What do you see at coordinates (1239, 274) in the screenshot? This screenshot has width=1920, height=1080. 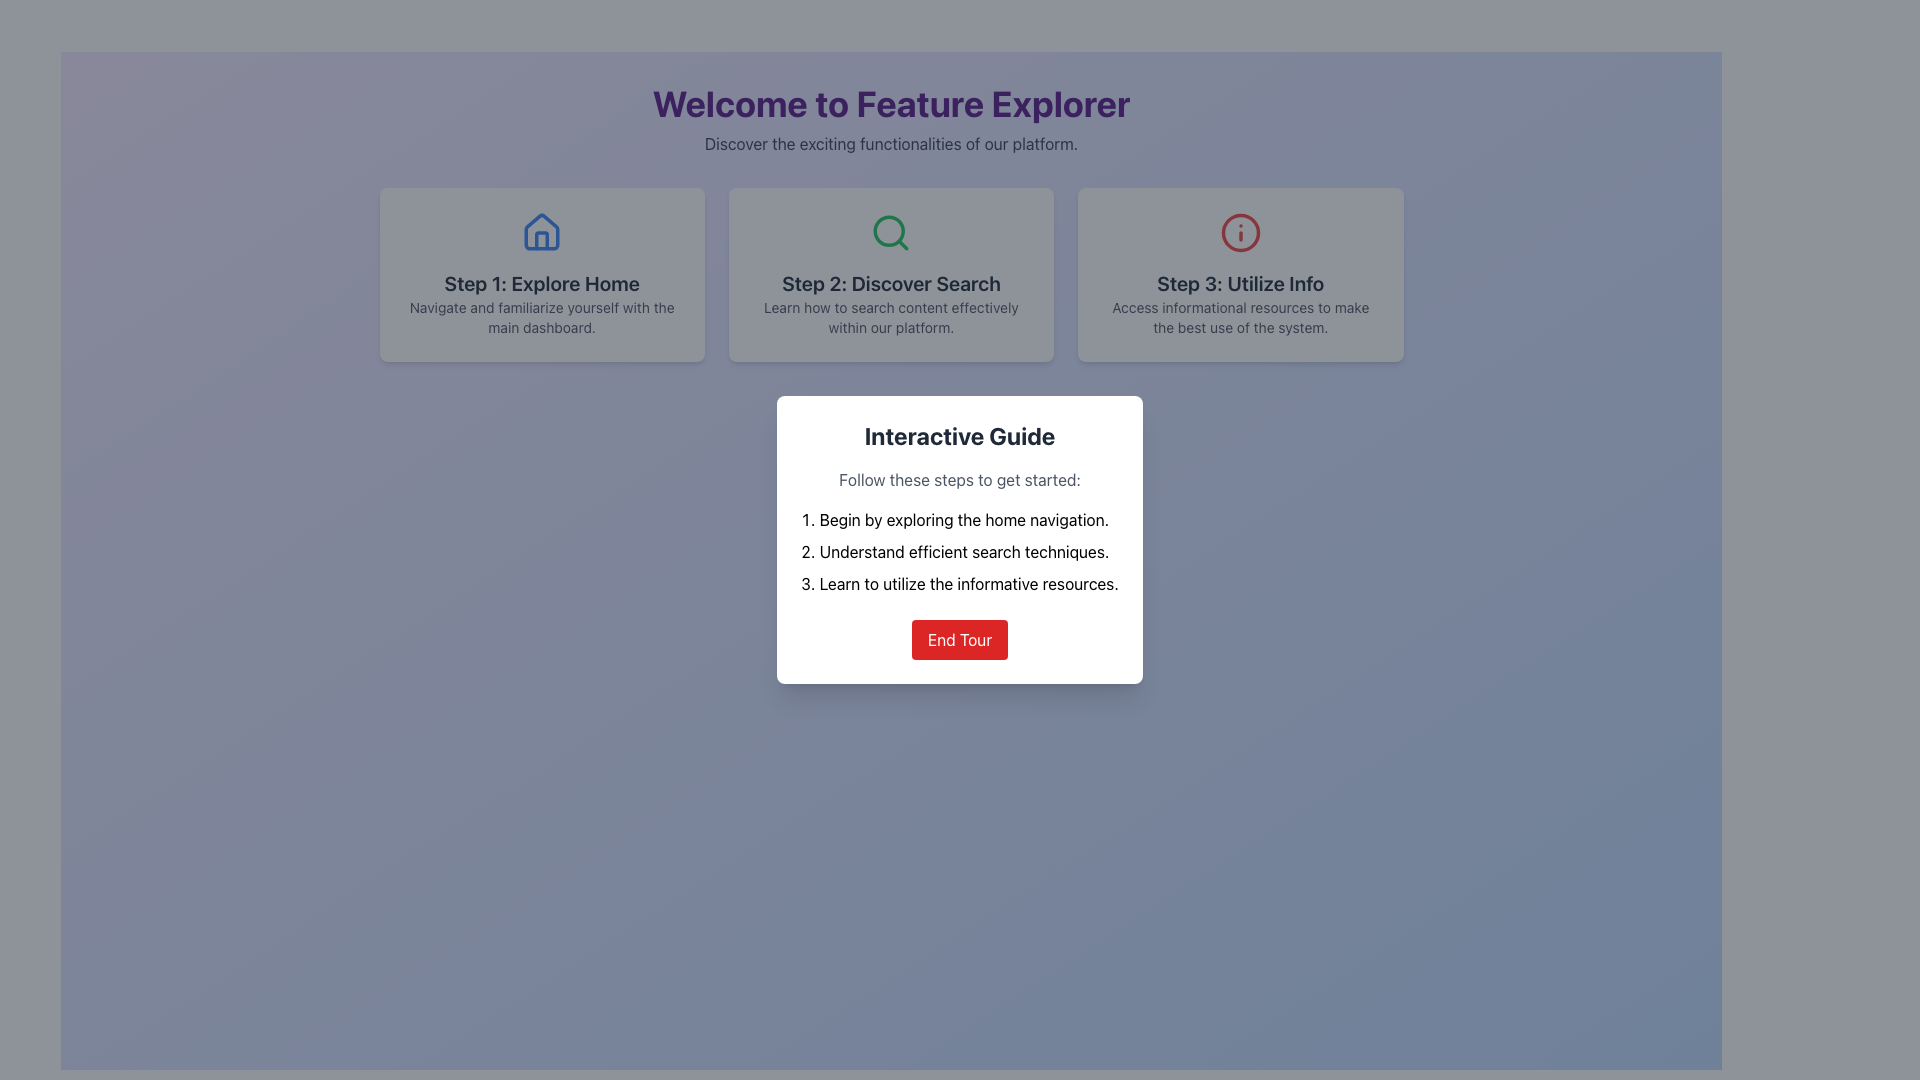 I see `the Informational Card with a light gray background and a red circular information icon at the top` at bounding box center [1239, 274].